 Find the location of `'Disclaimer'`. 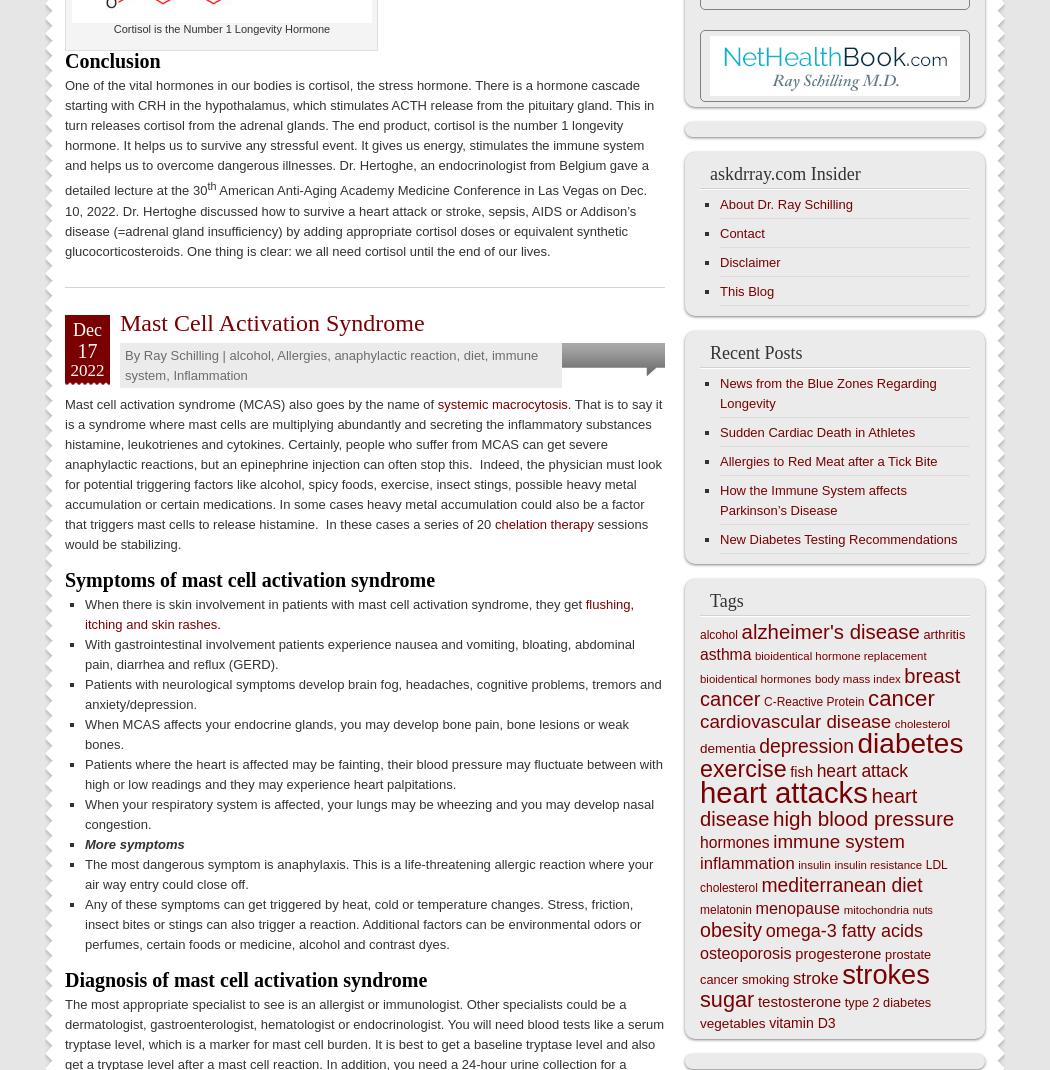

'Disclaimer' is located at coordinates (718, 261).